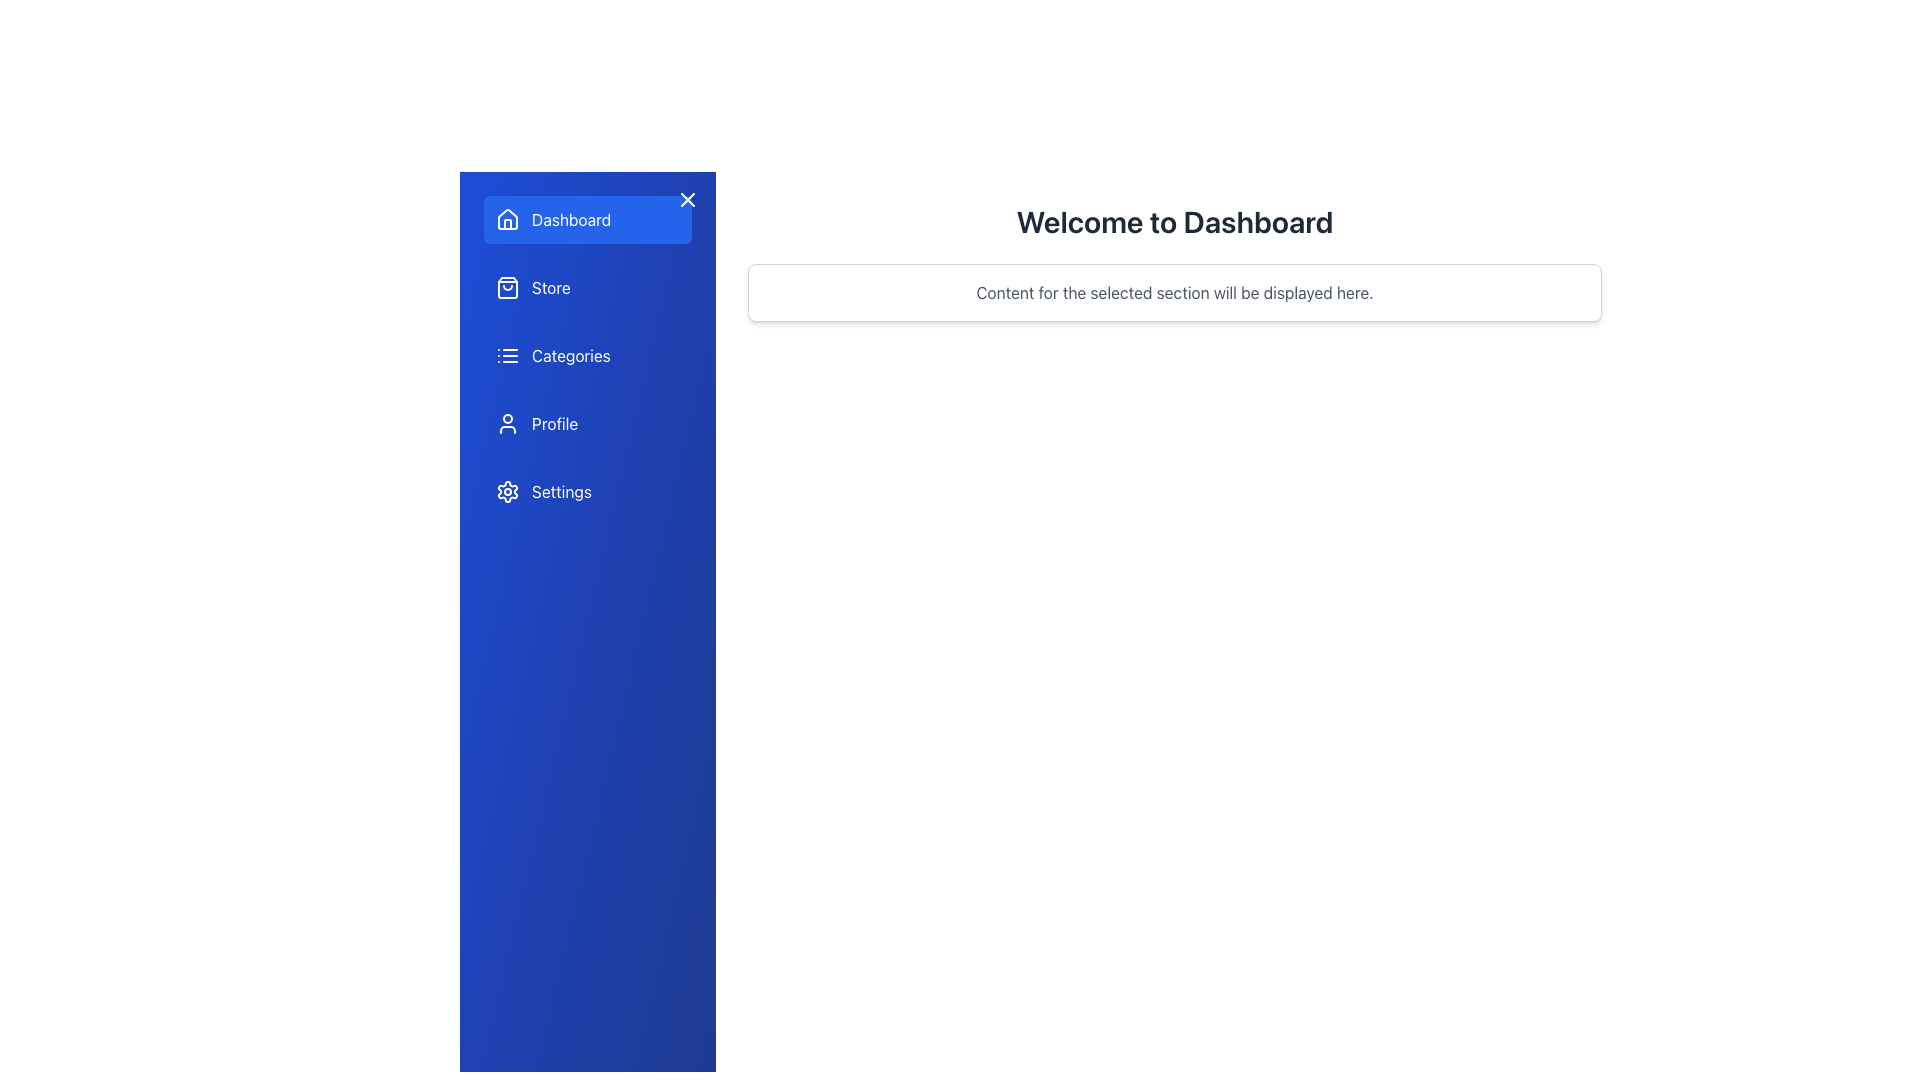 This screenshot has height=1080, width=1920. Describe the element at coordinates (587, 354) in the screenshot. I see `the 'Categories' navigation link located as the third item in the left sidebar, positioned below 'Store' and above 'Profile'` at that location.